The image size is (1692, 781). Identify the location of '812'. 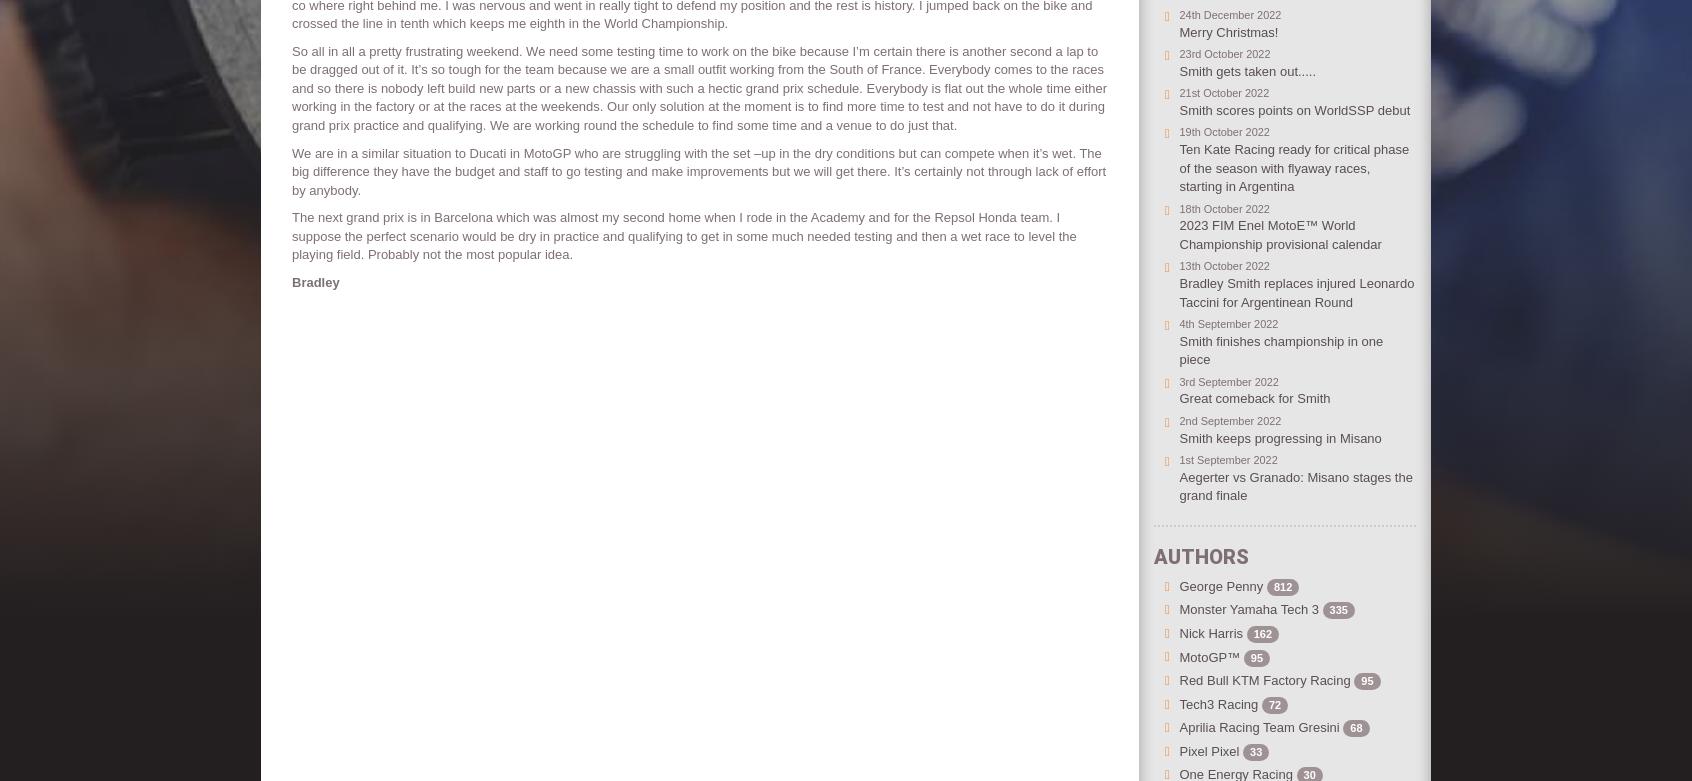
(1281, 585).